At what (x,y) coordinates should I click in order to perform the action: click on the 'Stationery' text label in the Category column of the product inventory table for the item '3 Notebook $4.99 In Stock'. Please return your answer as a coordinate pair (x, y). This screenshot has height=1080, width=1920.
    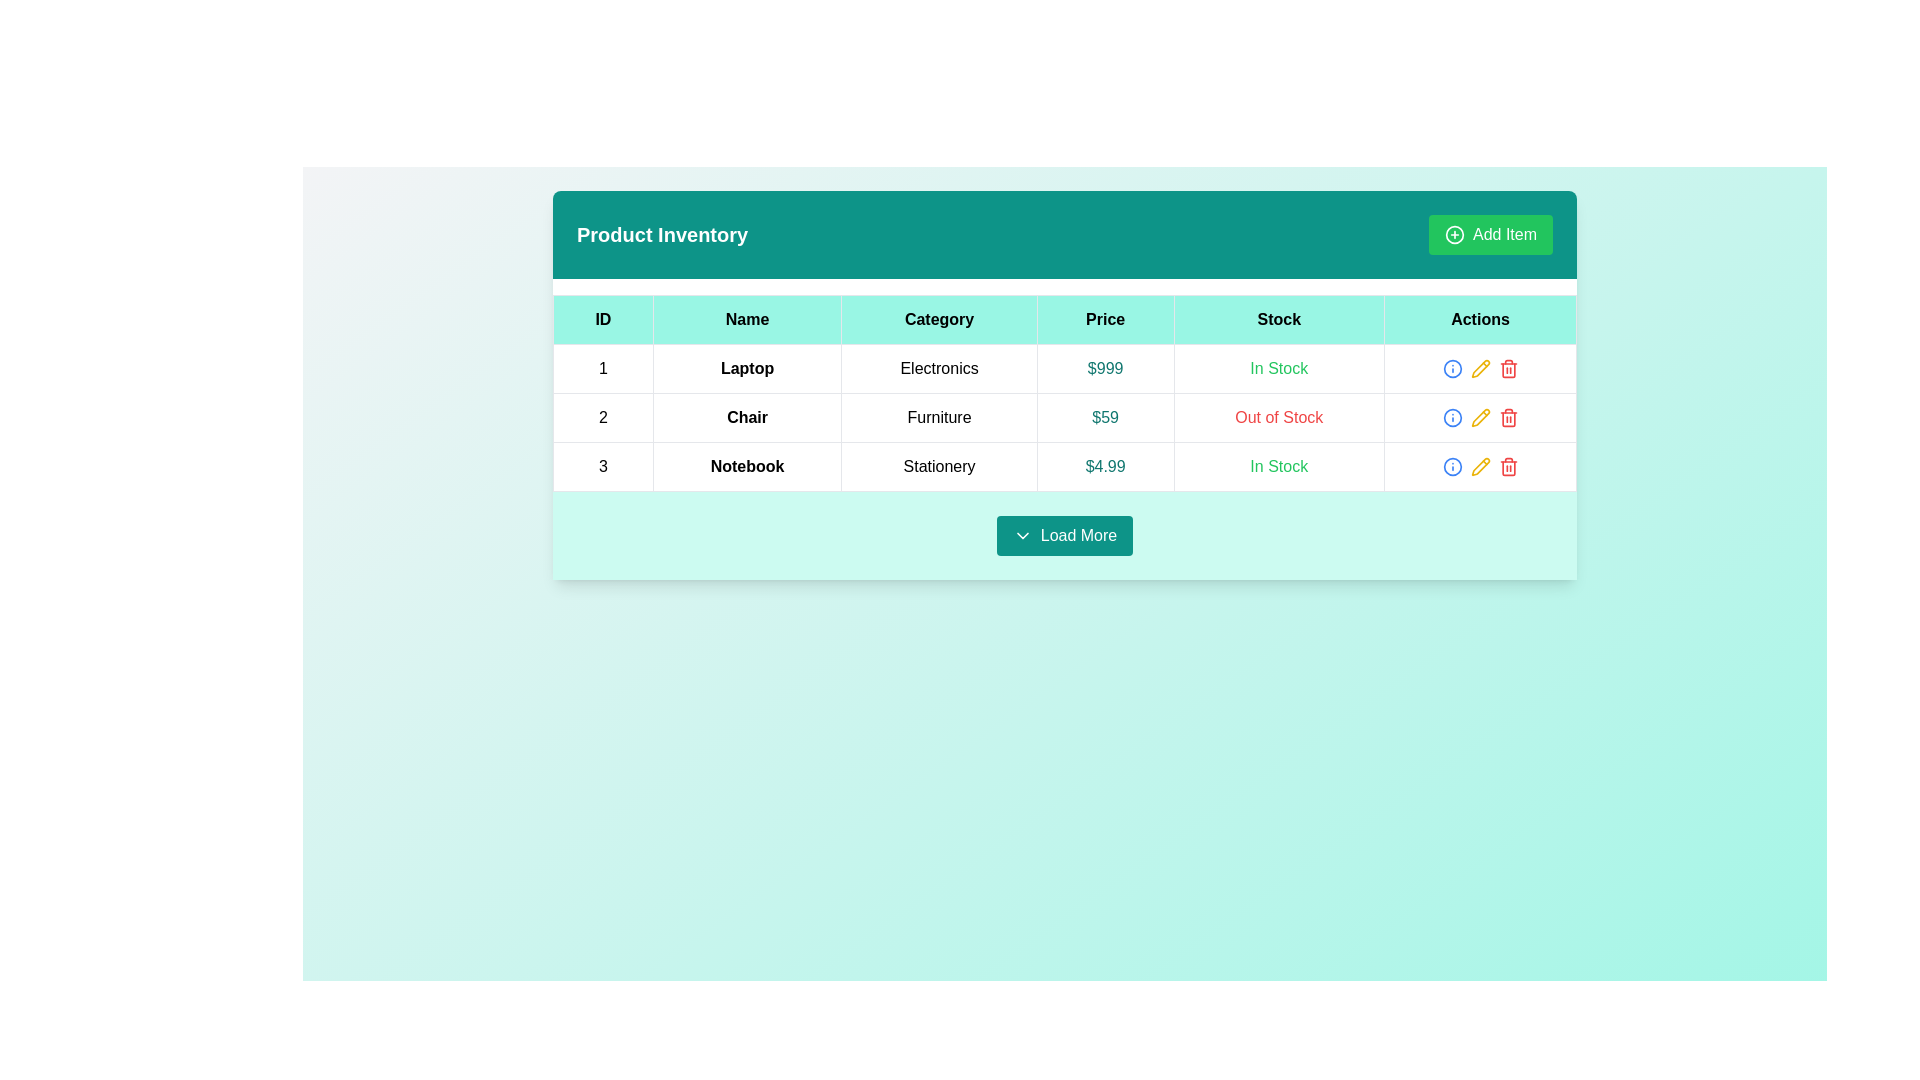
    Looking at the image, I should click on (938, 466).